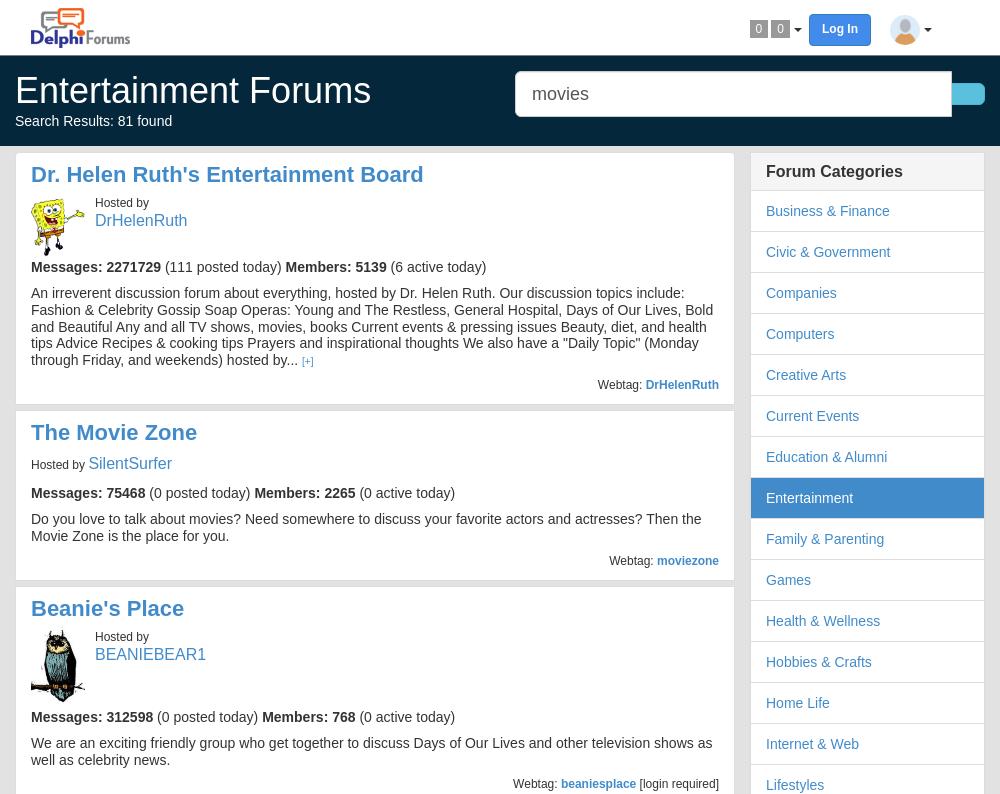 This screenshot has height=794, width=1000. What do you see at coordinates (436, 266) in the screenshot?
I see `'(6 active today)'` at bounding box center [436, 266].